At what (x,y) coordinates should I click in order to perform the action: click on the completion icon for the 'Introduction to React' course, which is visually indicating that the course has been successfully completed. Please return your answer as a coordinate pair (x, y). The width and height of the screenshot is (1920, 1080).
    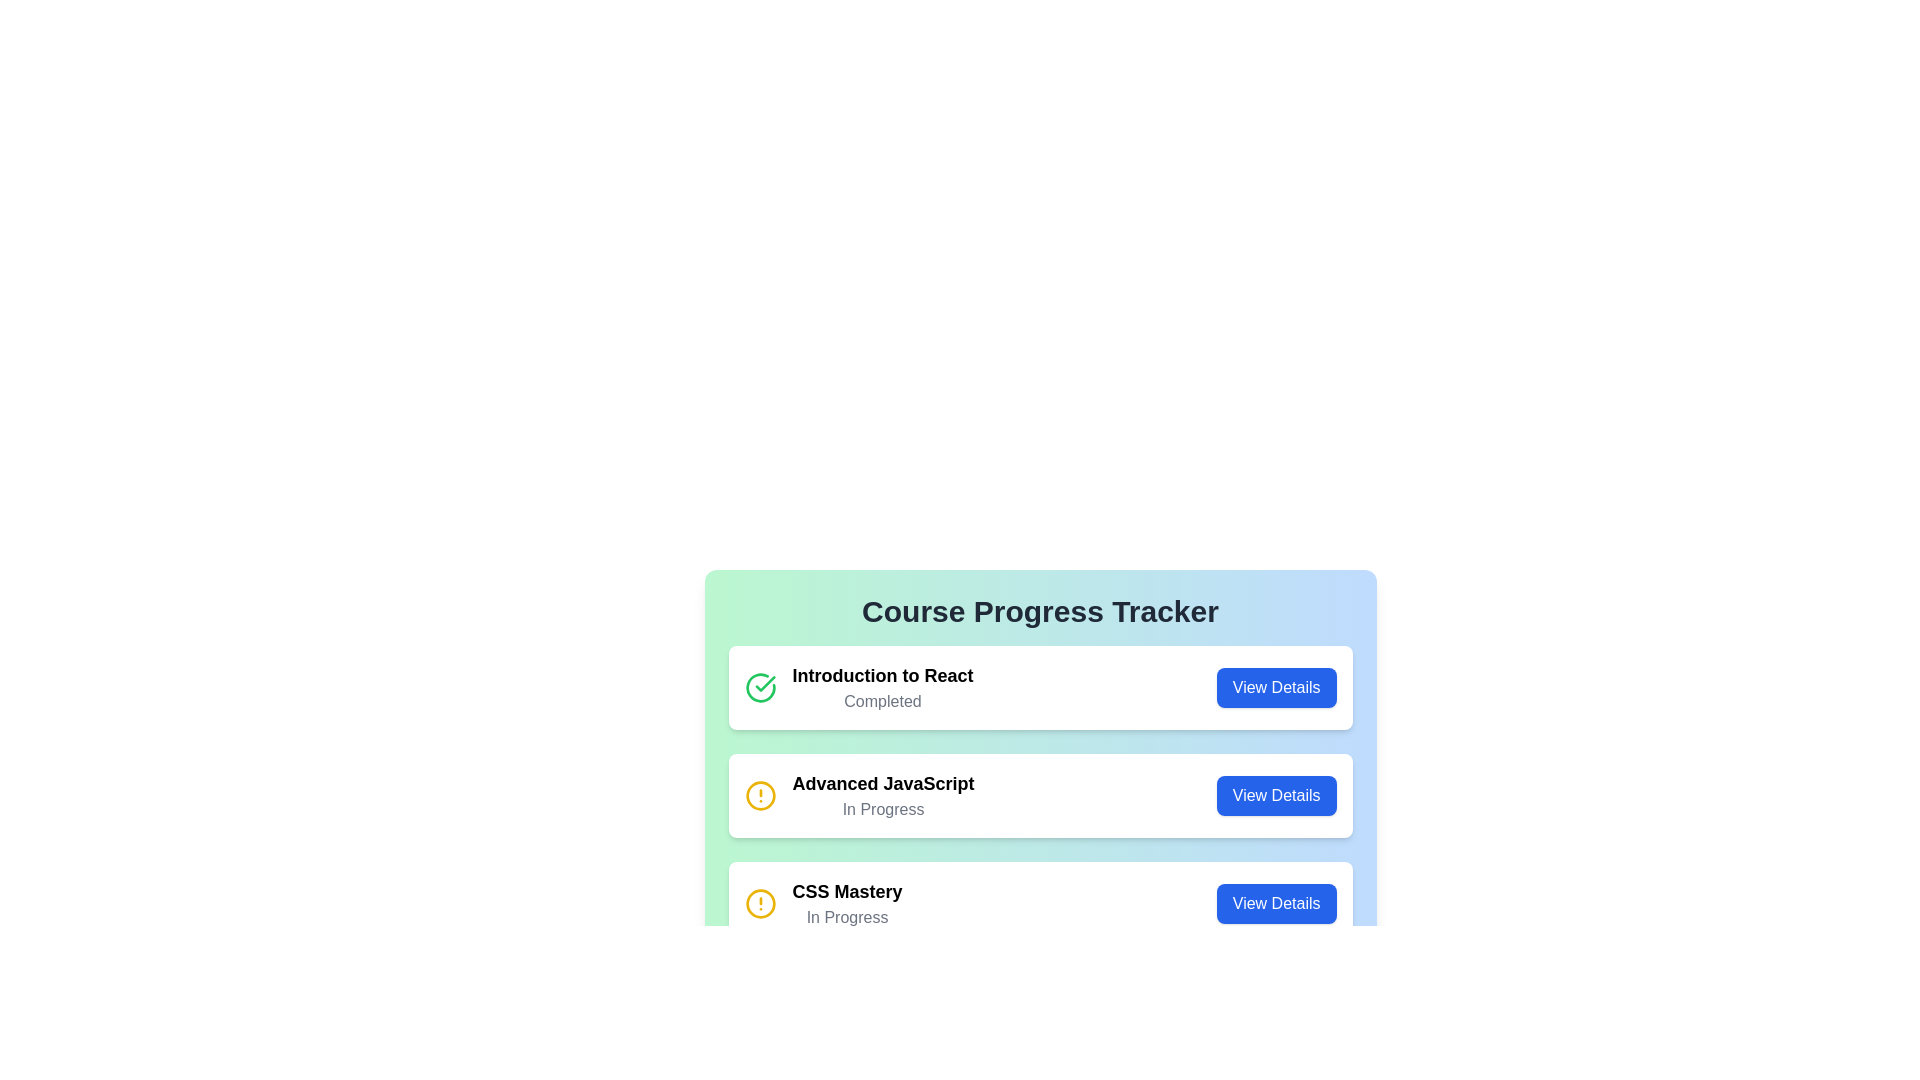
    Looking at the image, I should click on (764, 682).